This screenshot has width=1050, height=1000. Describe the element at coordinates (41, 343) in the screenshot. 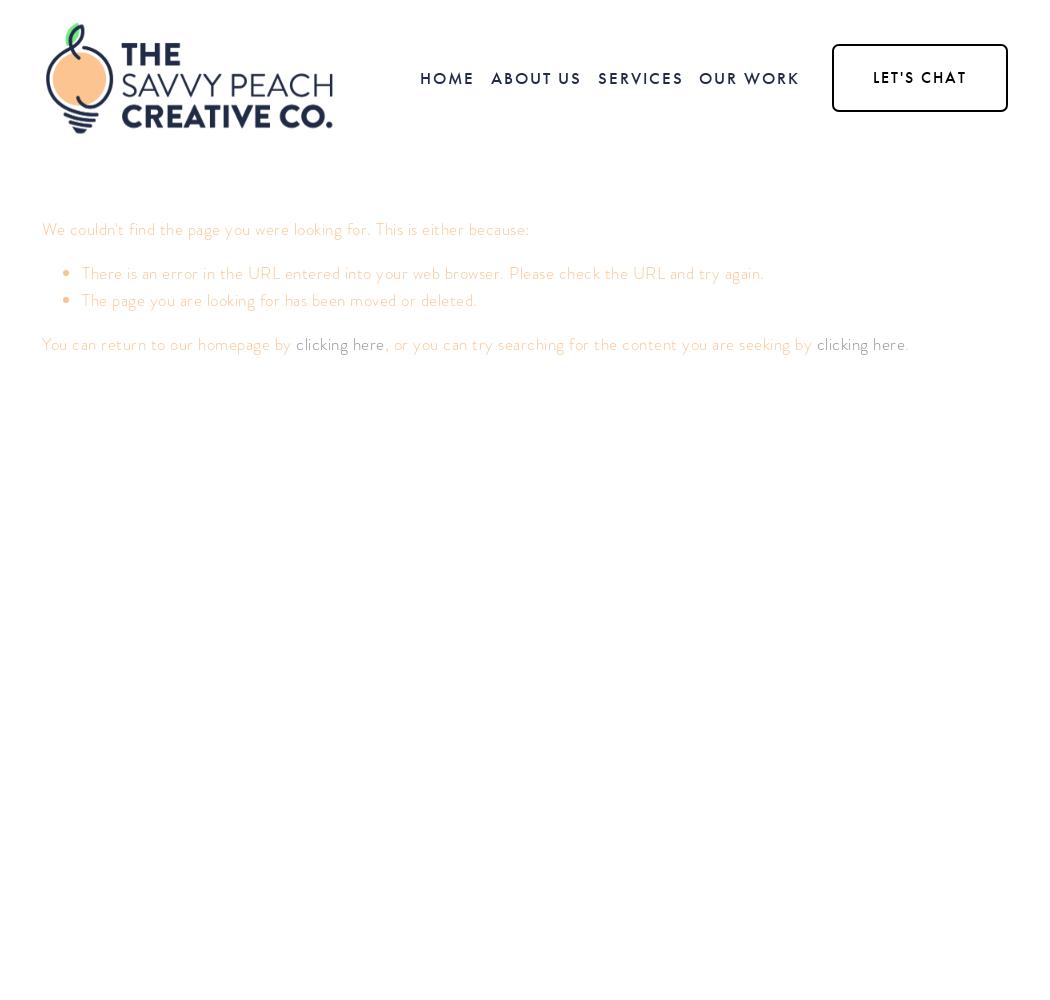

I see `'You can return to our homepage by'` at that location.